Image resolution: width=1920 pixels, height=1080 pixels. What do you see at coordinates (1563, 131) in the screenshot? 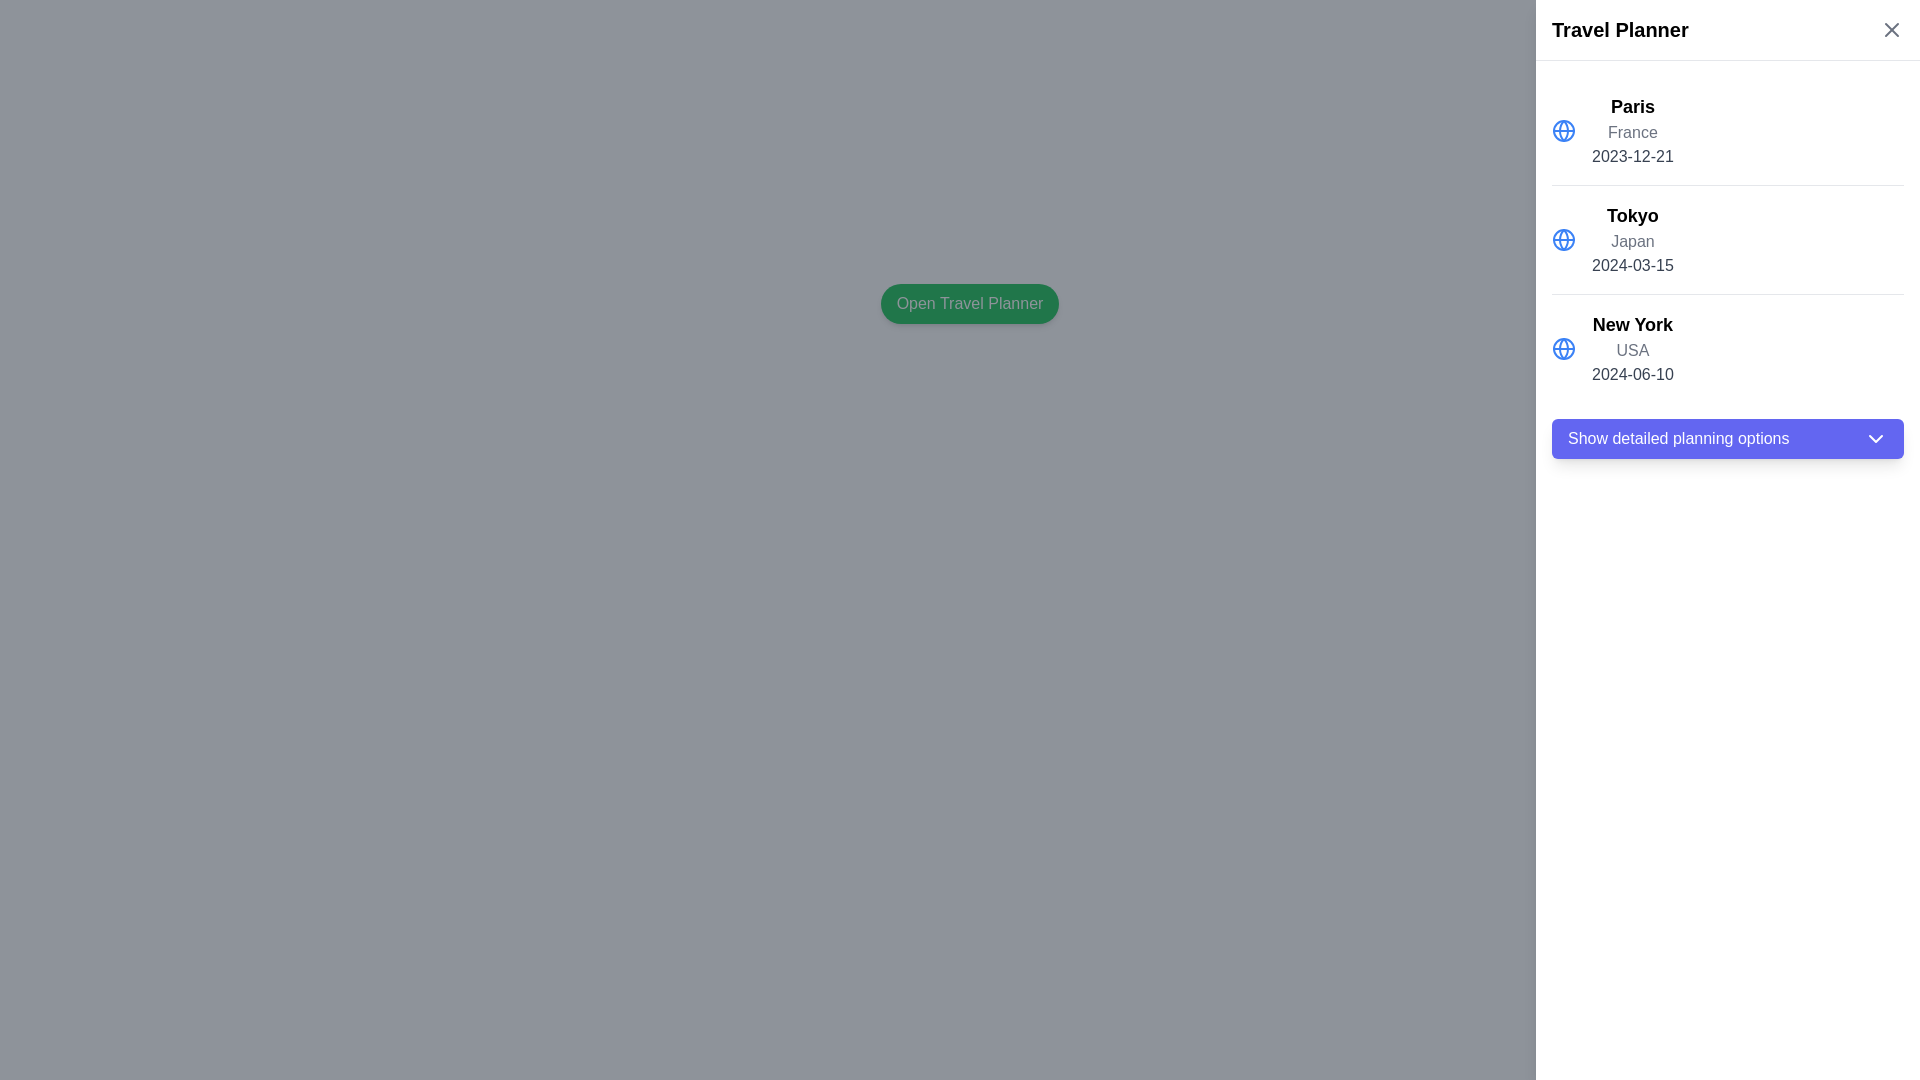
I see `the globe icon located in the sidebar under the 'Travel Planner' section, which is the first icon in the vertical list appearing directly to the left of the title 'Paris'` at bounding box center [1563, 131].